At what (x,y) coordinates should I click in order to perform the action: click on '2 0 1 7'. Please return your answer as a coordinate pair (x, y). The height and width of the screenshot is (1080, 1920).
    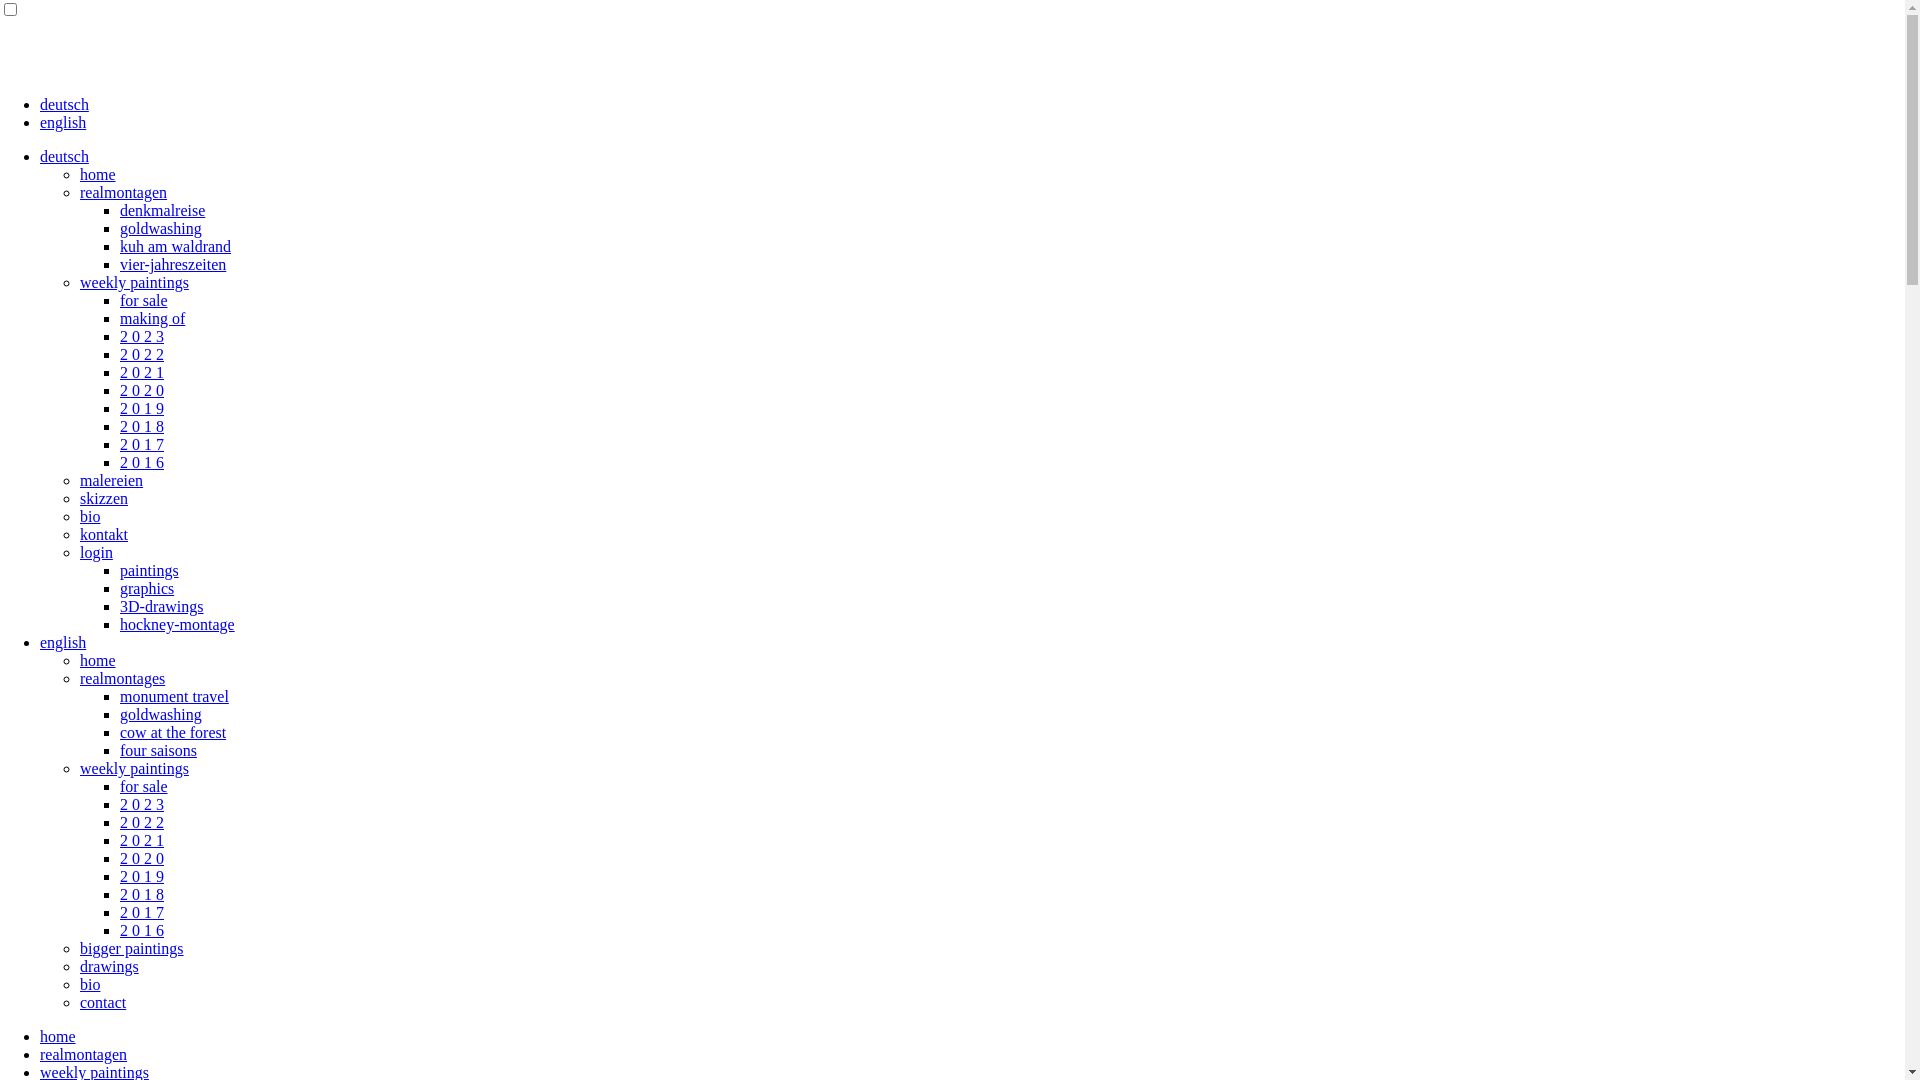
    Looking at the image, I should click on (141, 912).